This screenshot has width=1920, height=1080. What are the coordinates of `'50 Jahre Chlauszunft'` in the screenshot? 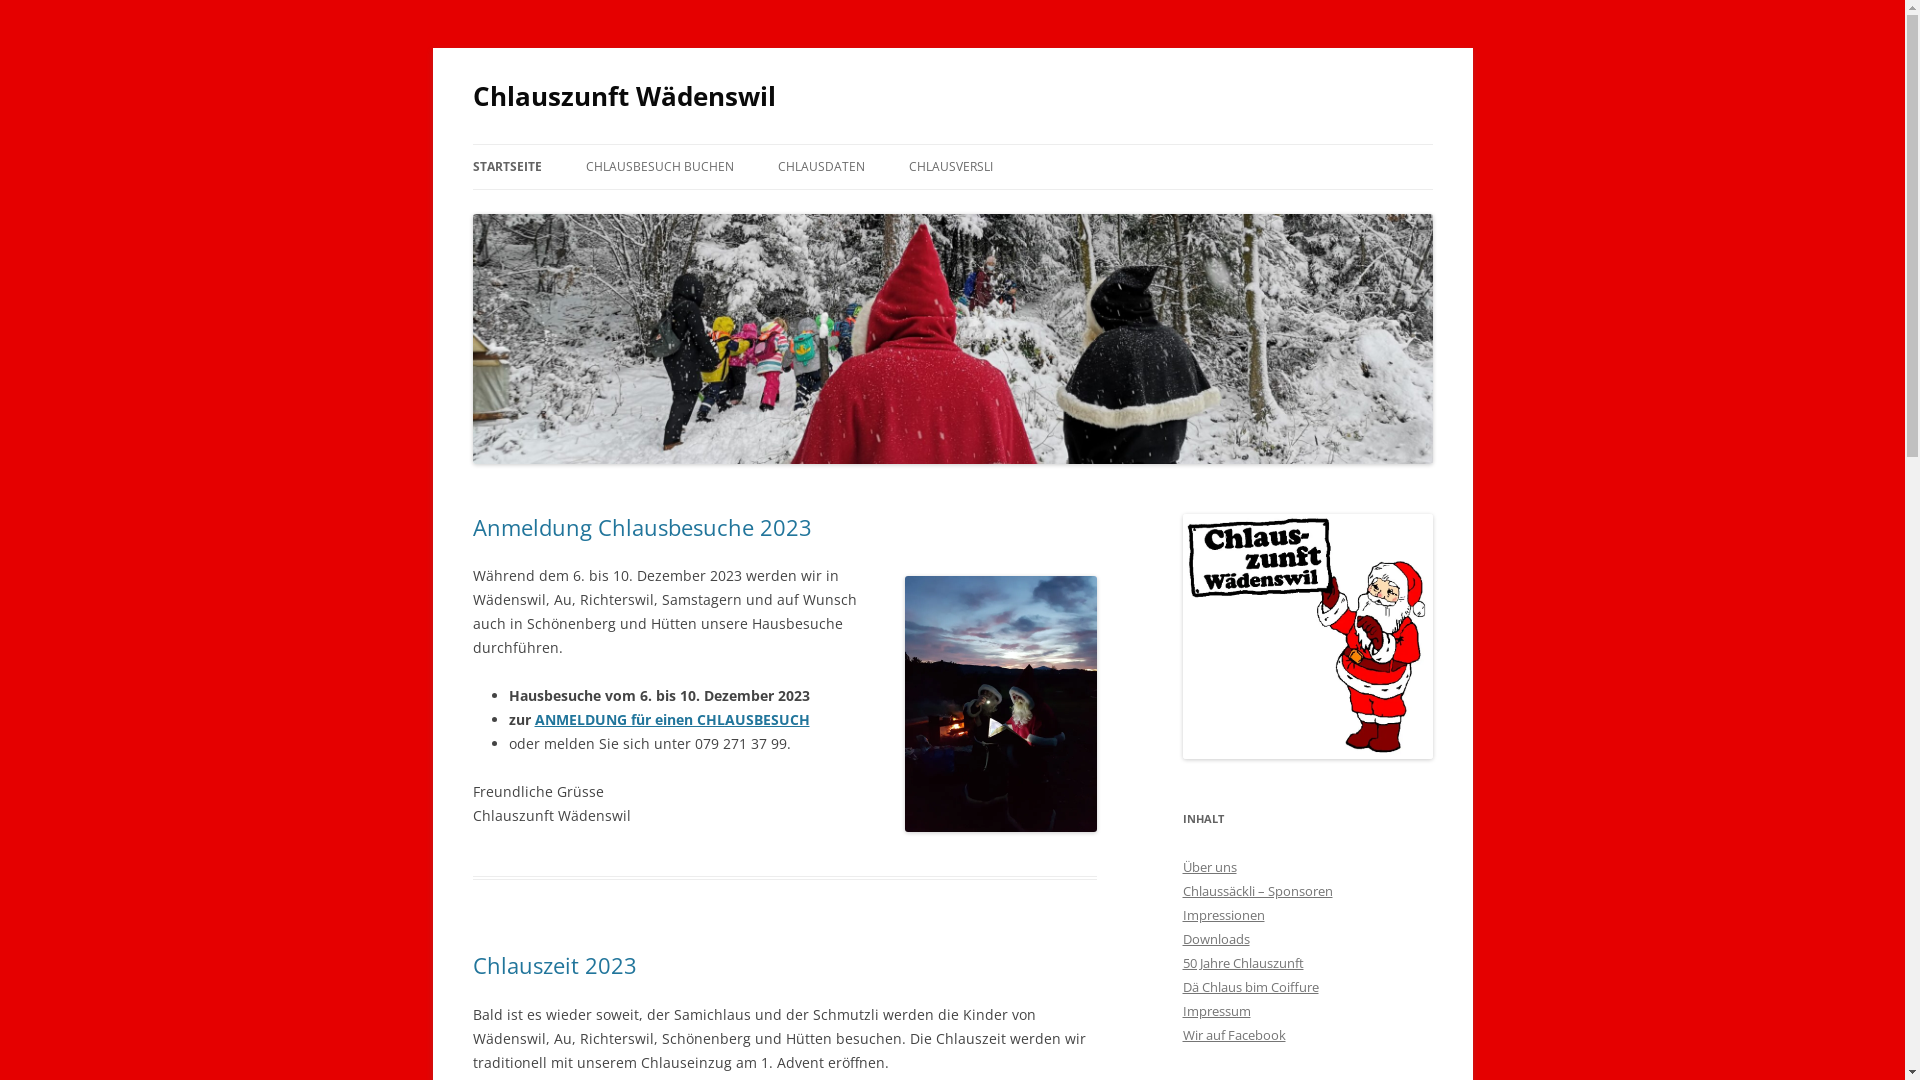 It's located at (1241, 962).